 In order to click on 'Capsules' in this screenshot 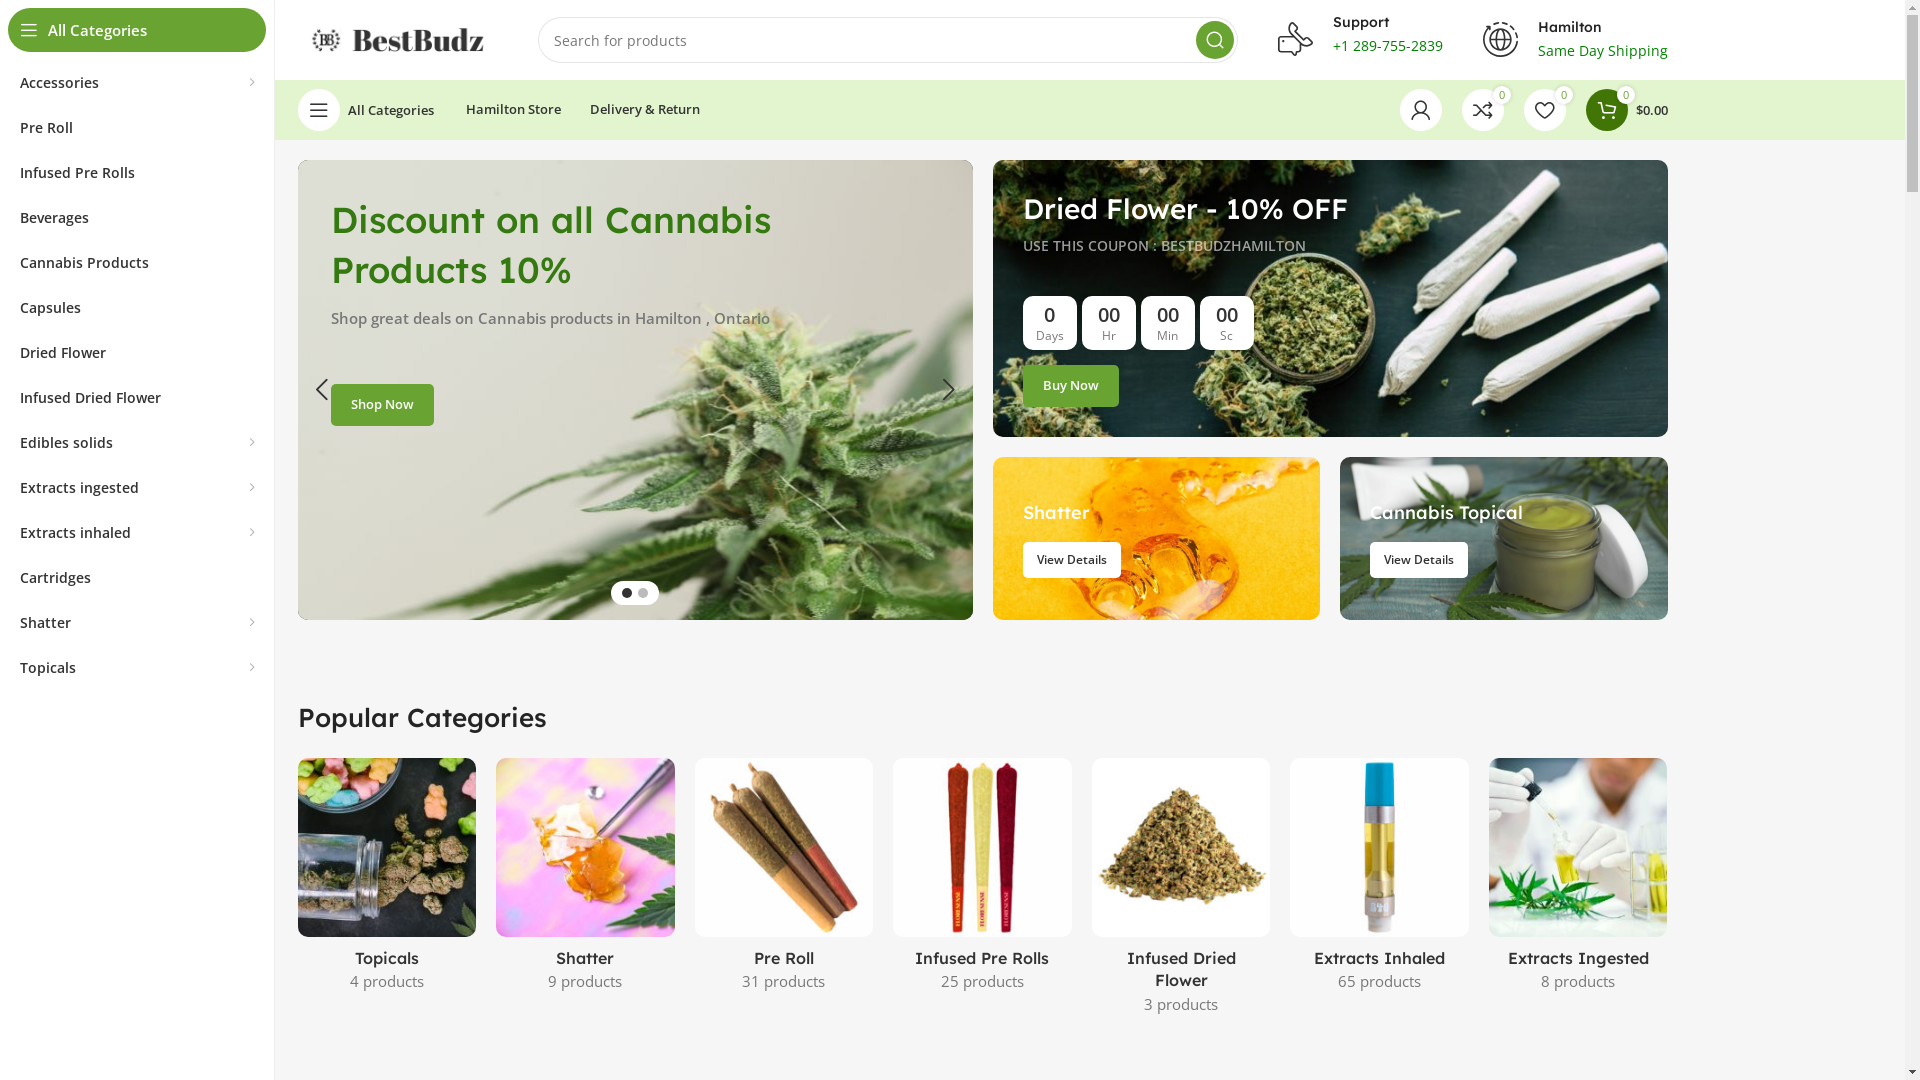, I will do `click(136, 307)`.